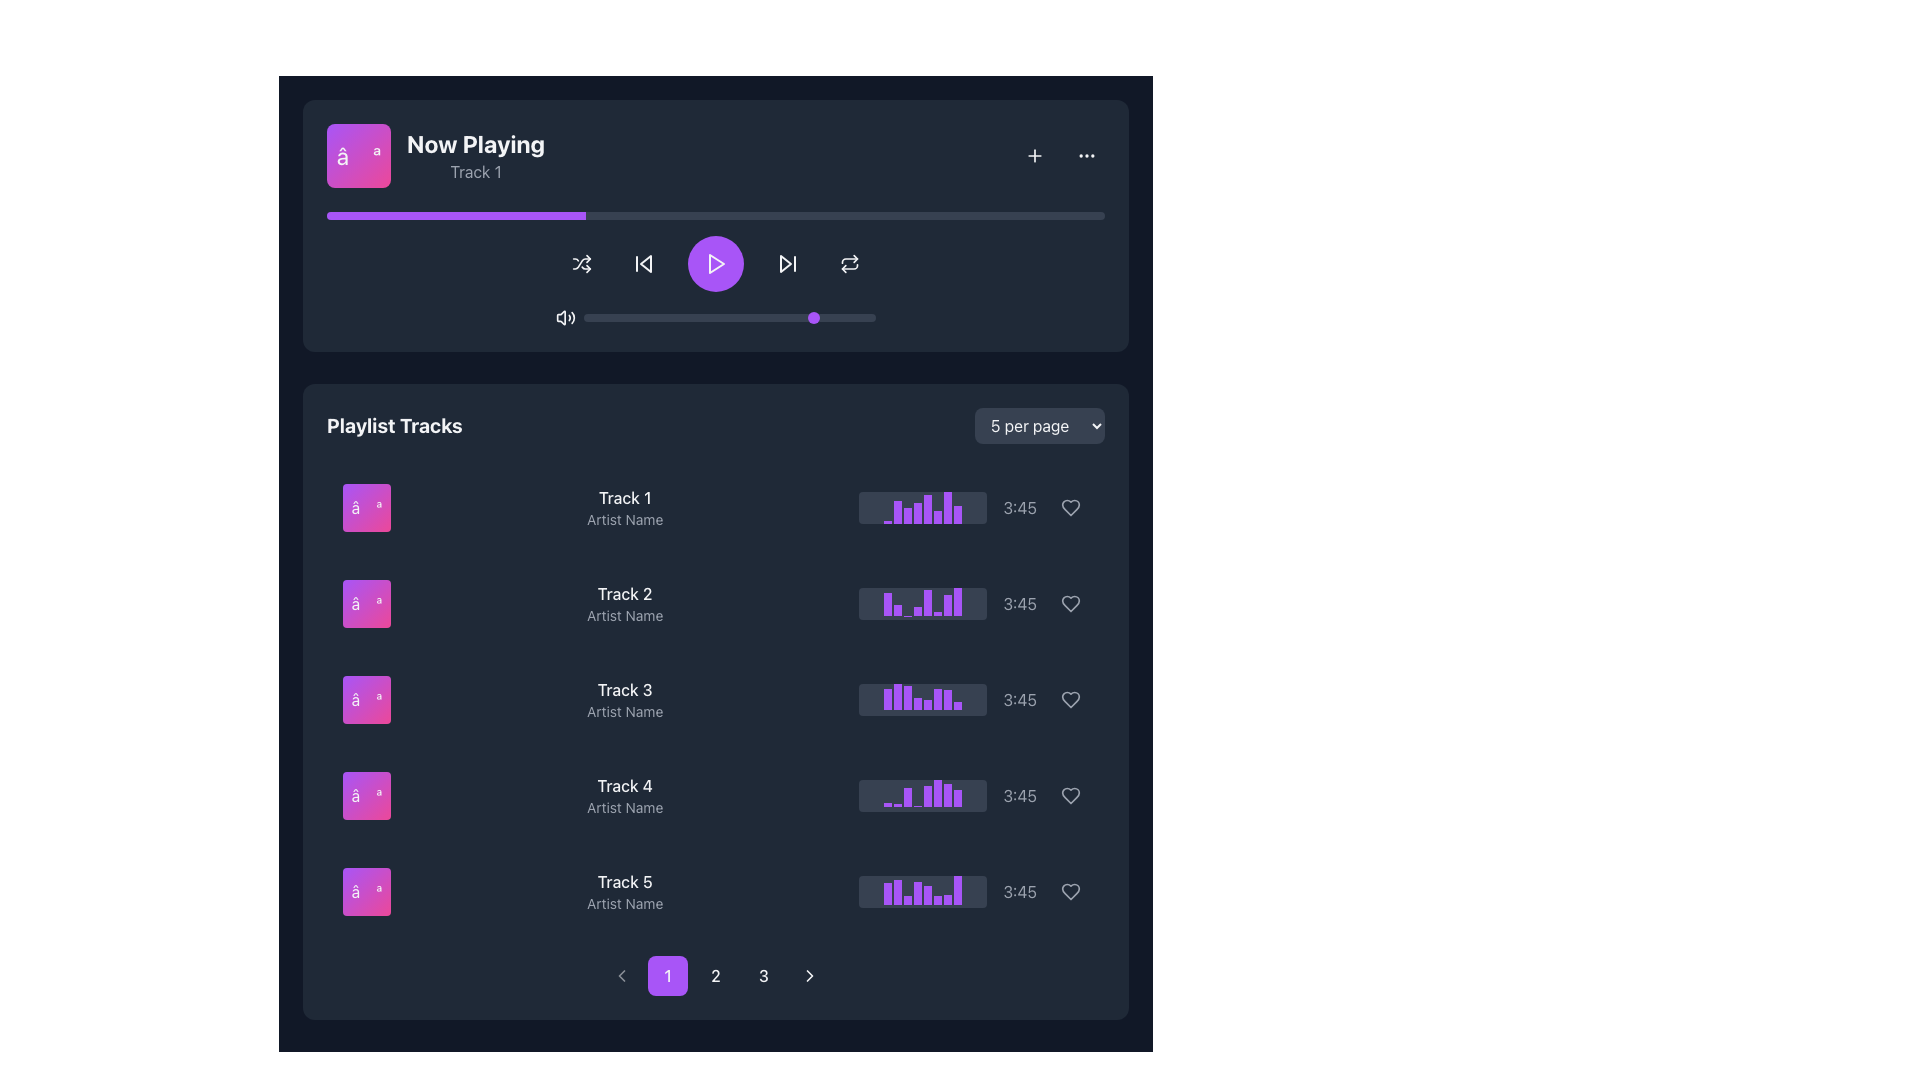 This screenshot has height=1080, width=1920. Describe the element at coordinates (394, 424) in the screenshot. I see `the Text Label that serves as a title for the section listing playlist tracks, located just below the 'Now Playing' area and to the left of the dropdown menu for '5 per page'` at that location.